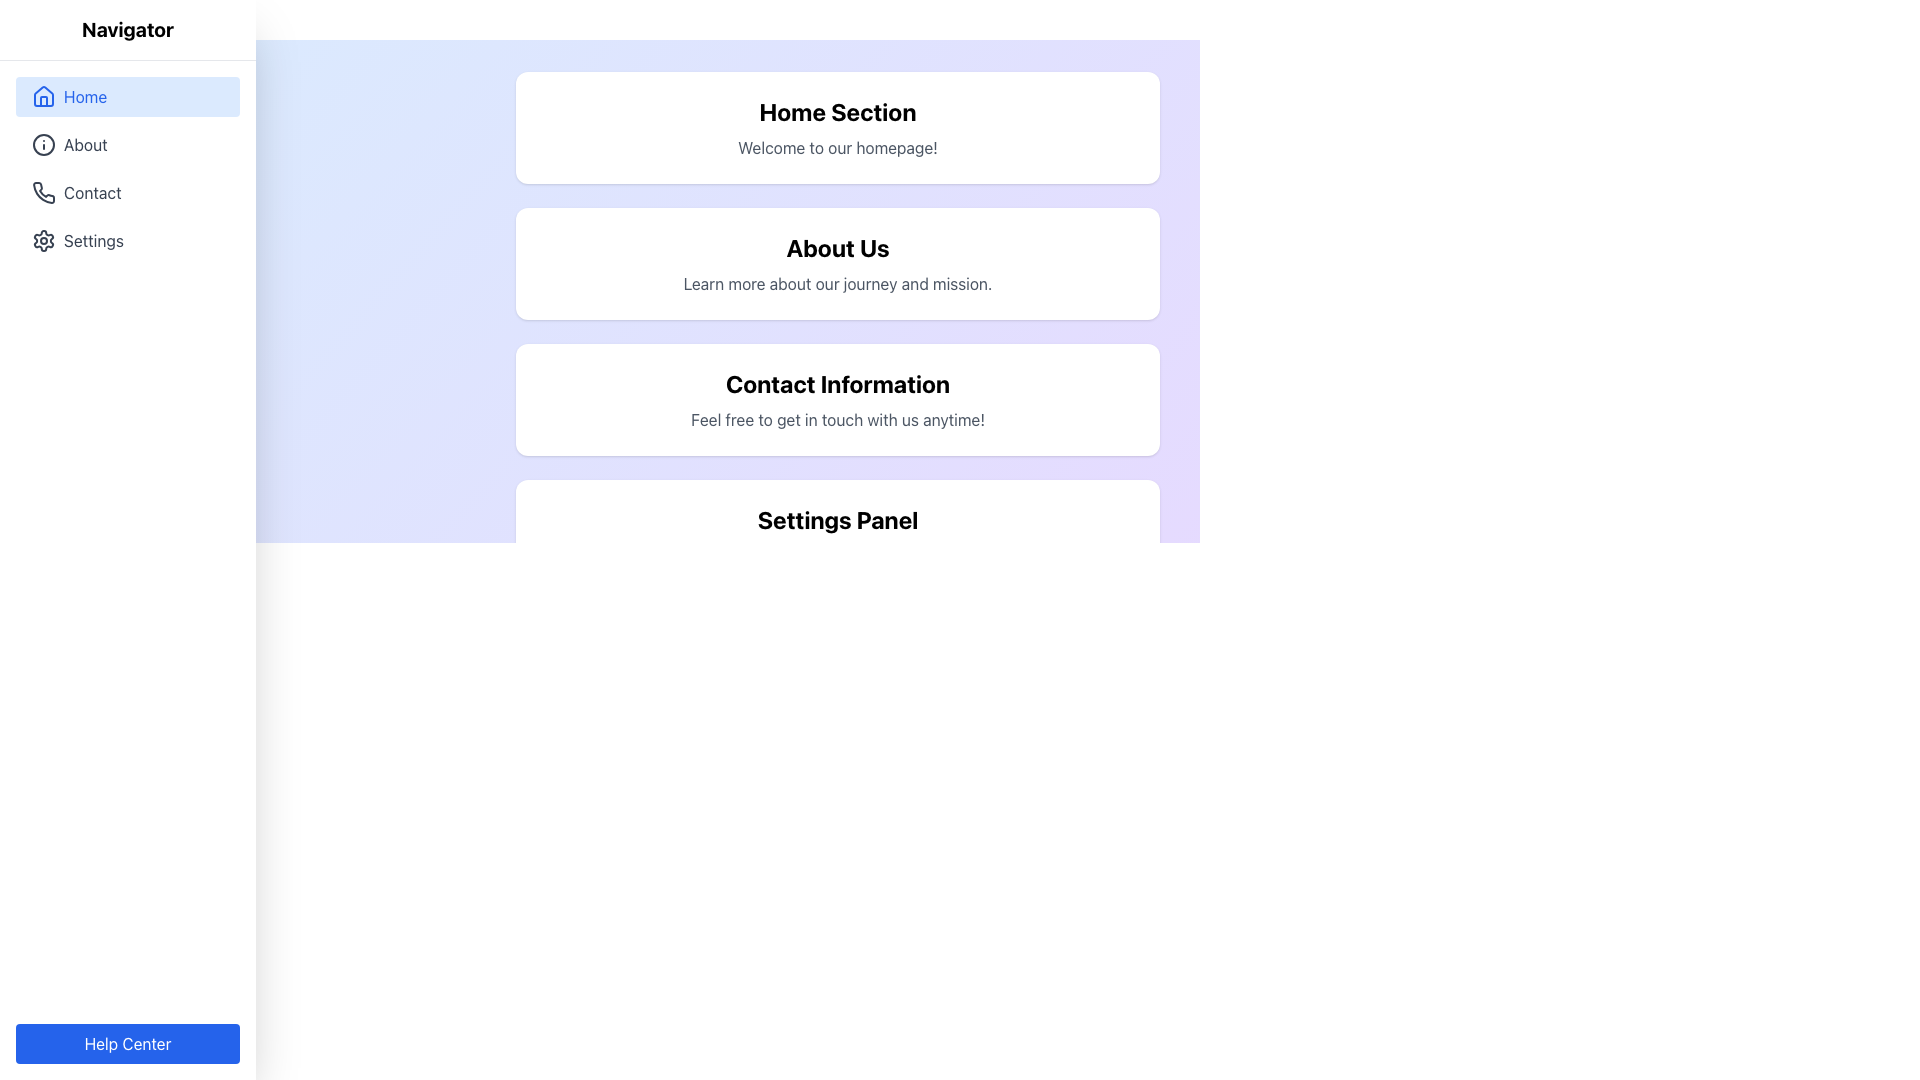 The height and width of the screenshot is (1080, 1920). What do you see at coordinates (838, 246) in the screenshot?
I see `the 'About Us' title text element, which is bold and large, located in the second card of a vertical stack in the main content area` at bounding box center [838, 246].